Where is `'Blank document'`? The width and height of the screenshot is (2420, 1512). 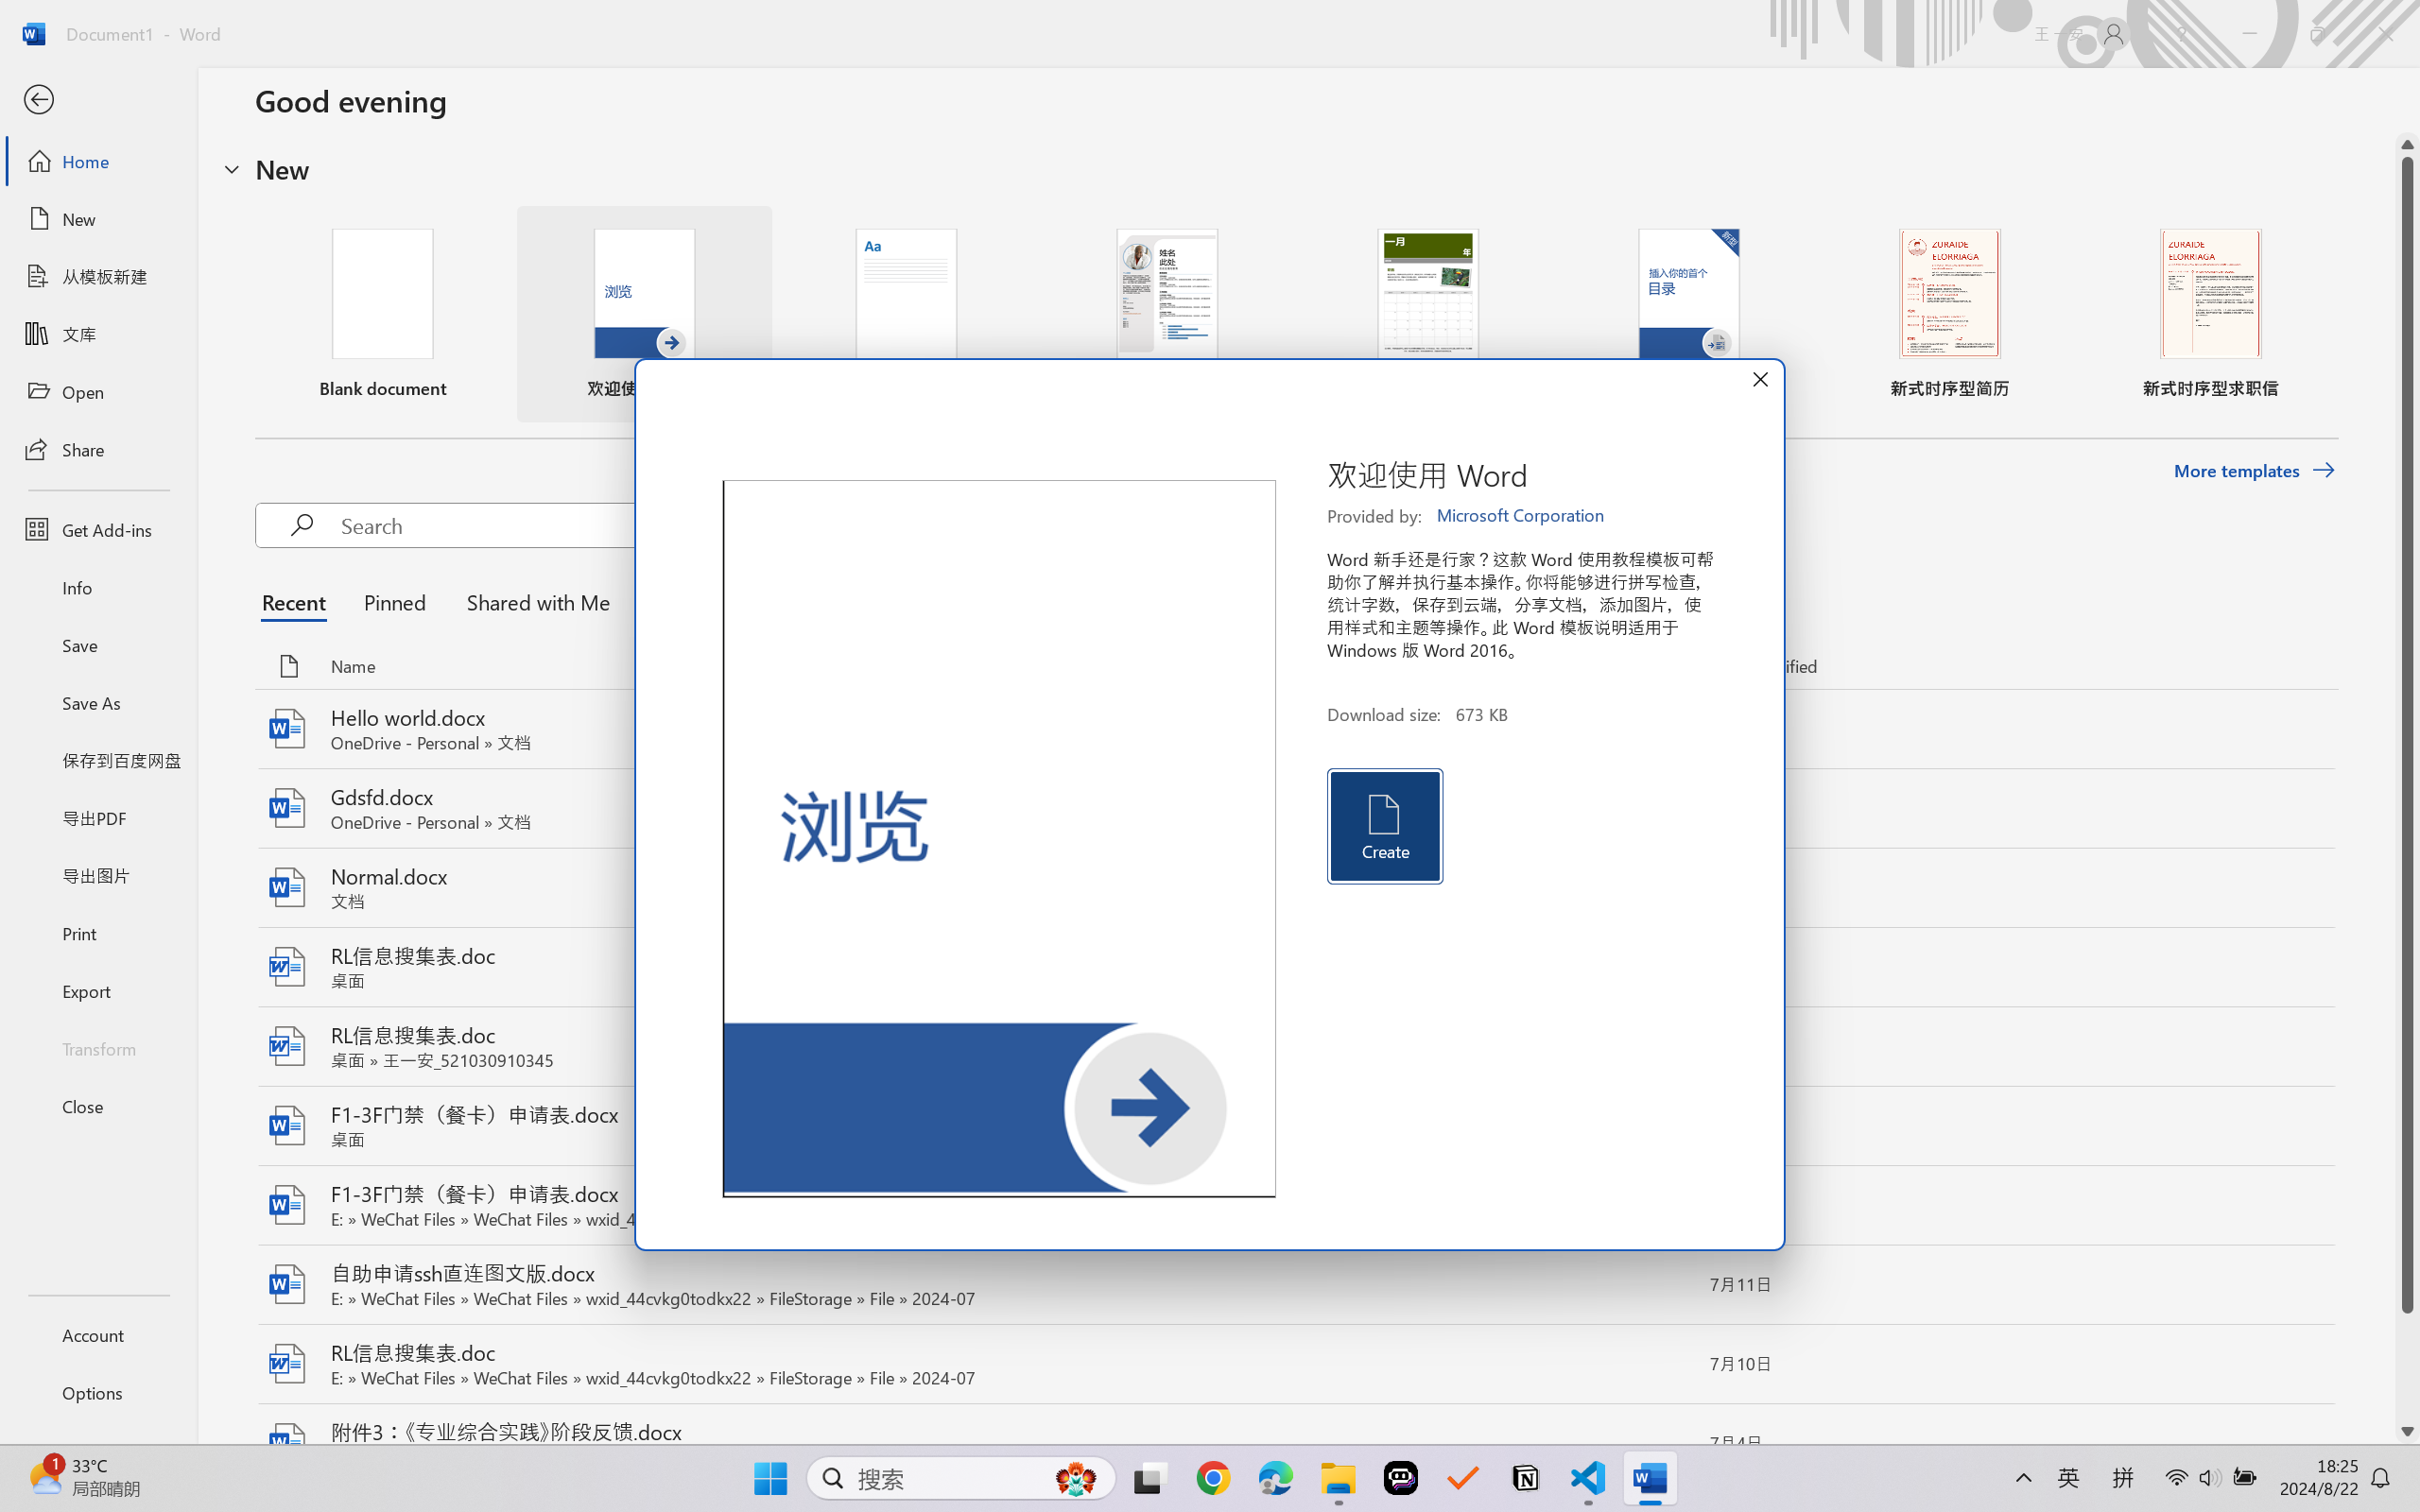
'Blank document' is located at coordinates (382, 314).